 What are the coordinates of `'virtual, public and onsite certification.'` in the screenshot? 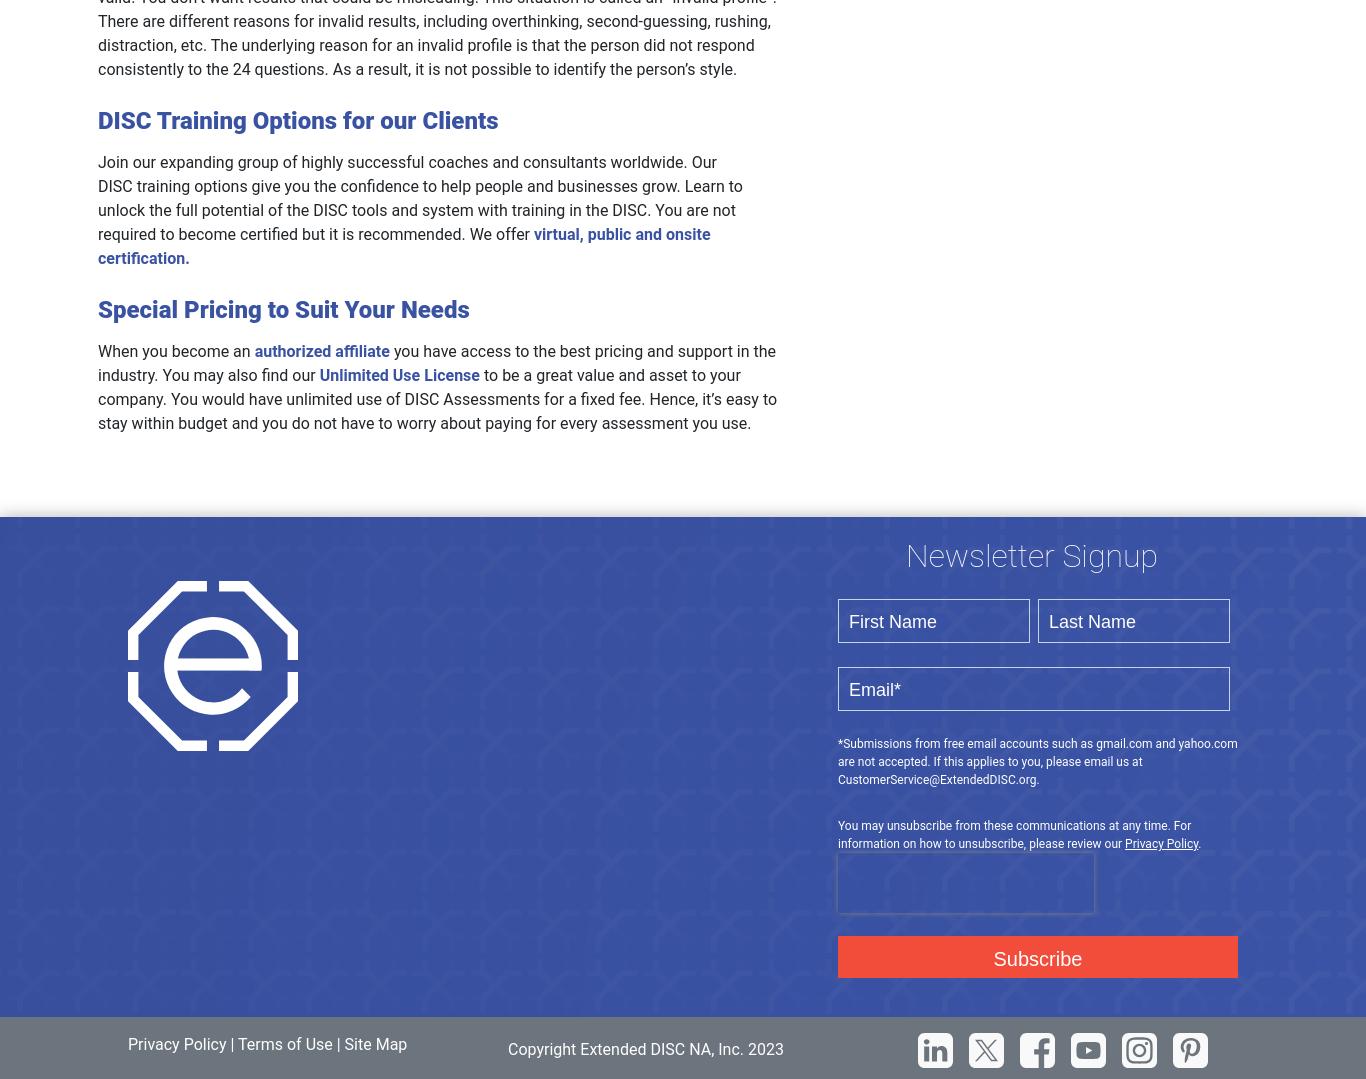 It's located at (403, 245).